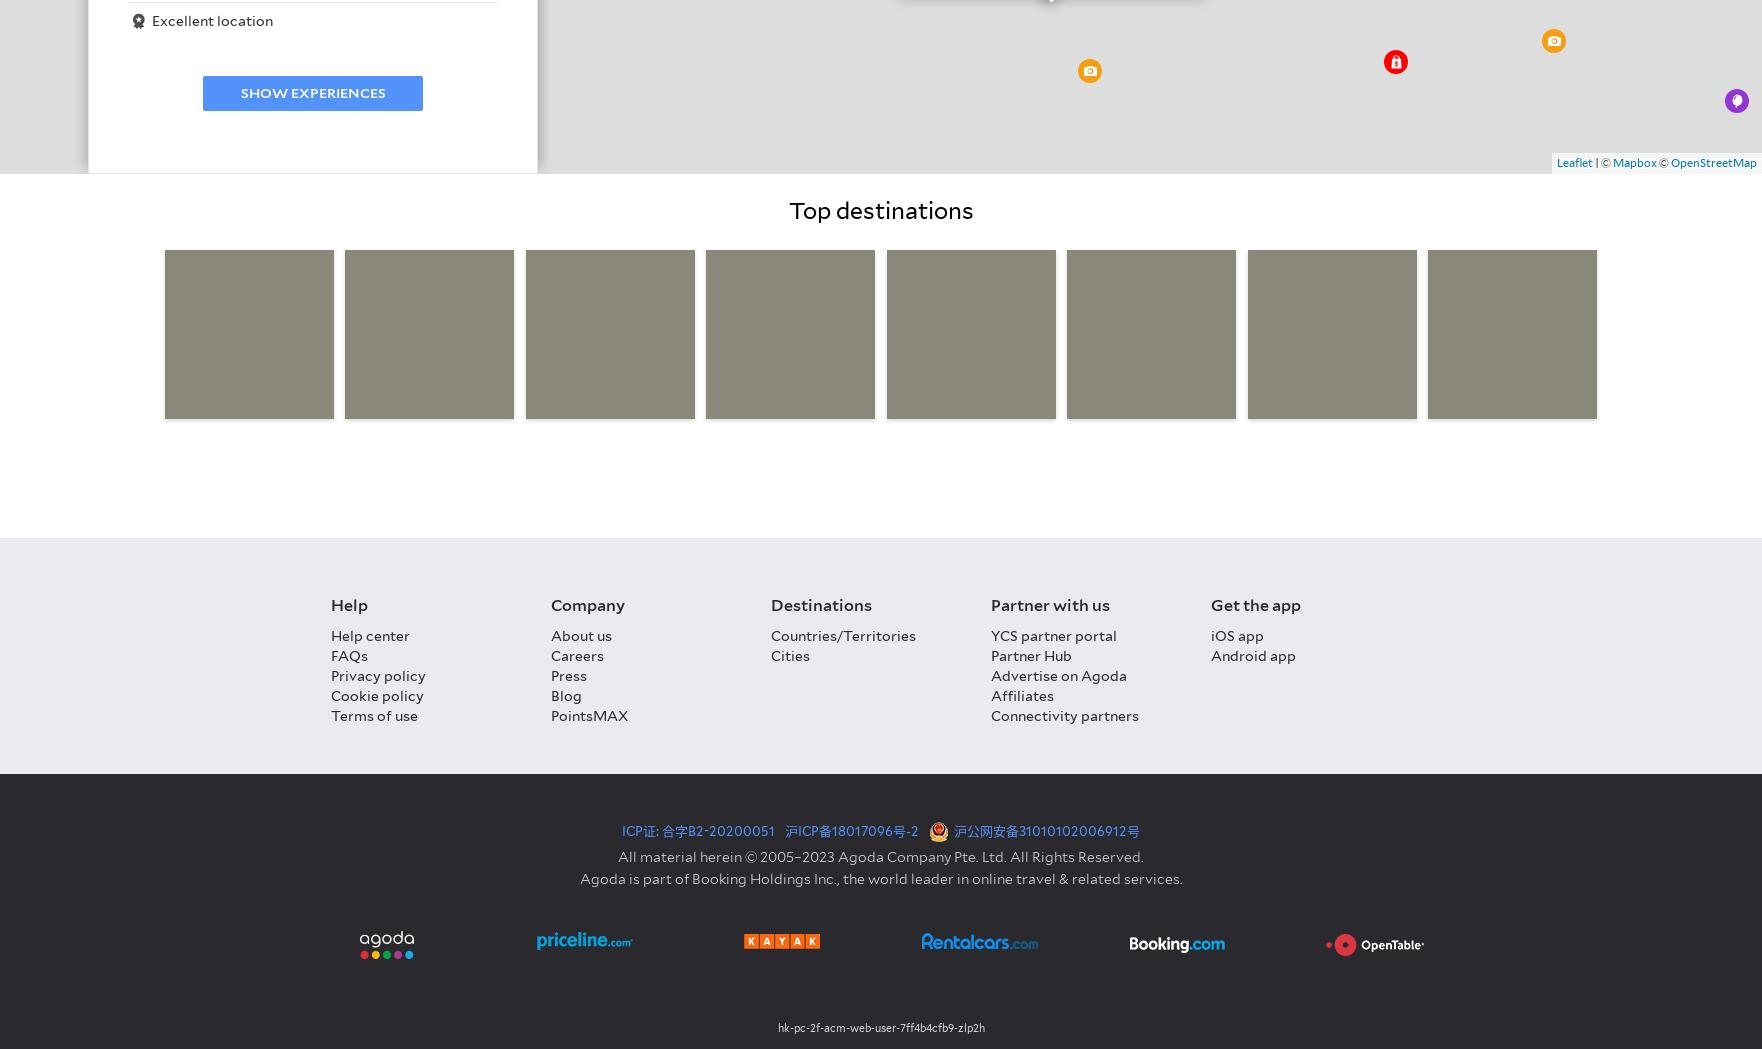 This screenshot has height=1049, width=1762. What do you see at coordinates (1255, 604) in the screenshot?
I see `'Get the app'` at bounding box center [1255, 604].